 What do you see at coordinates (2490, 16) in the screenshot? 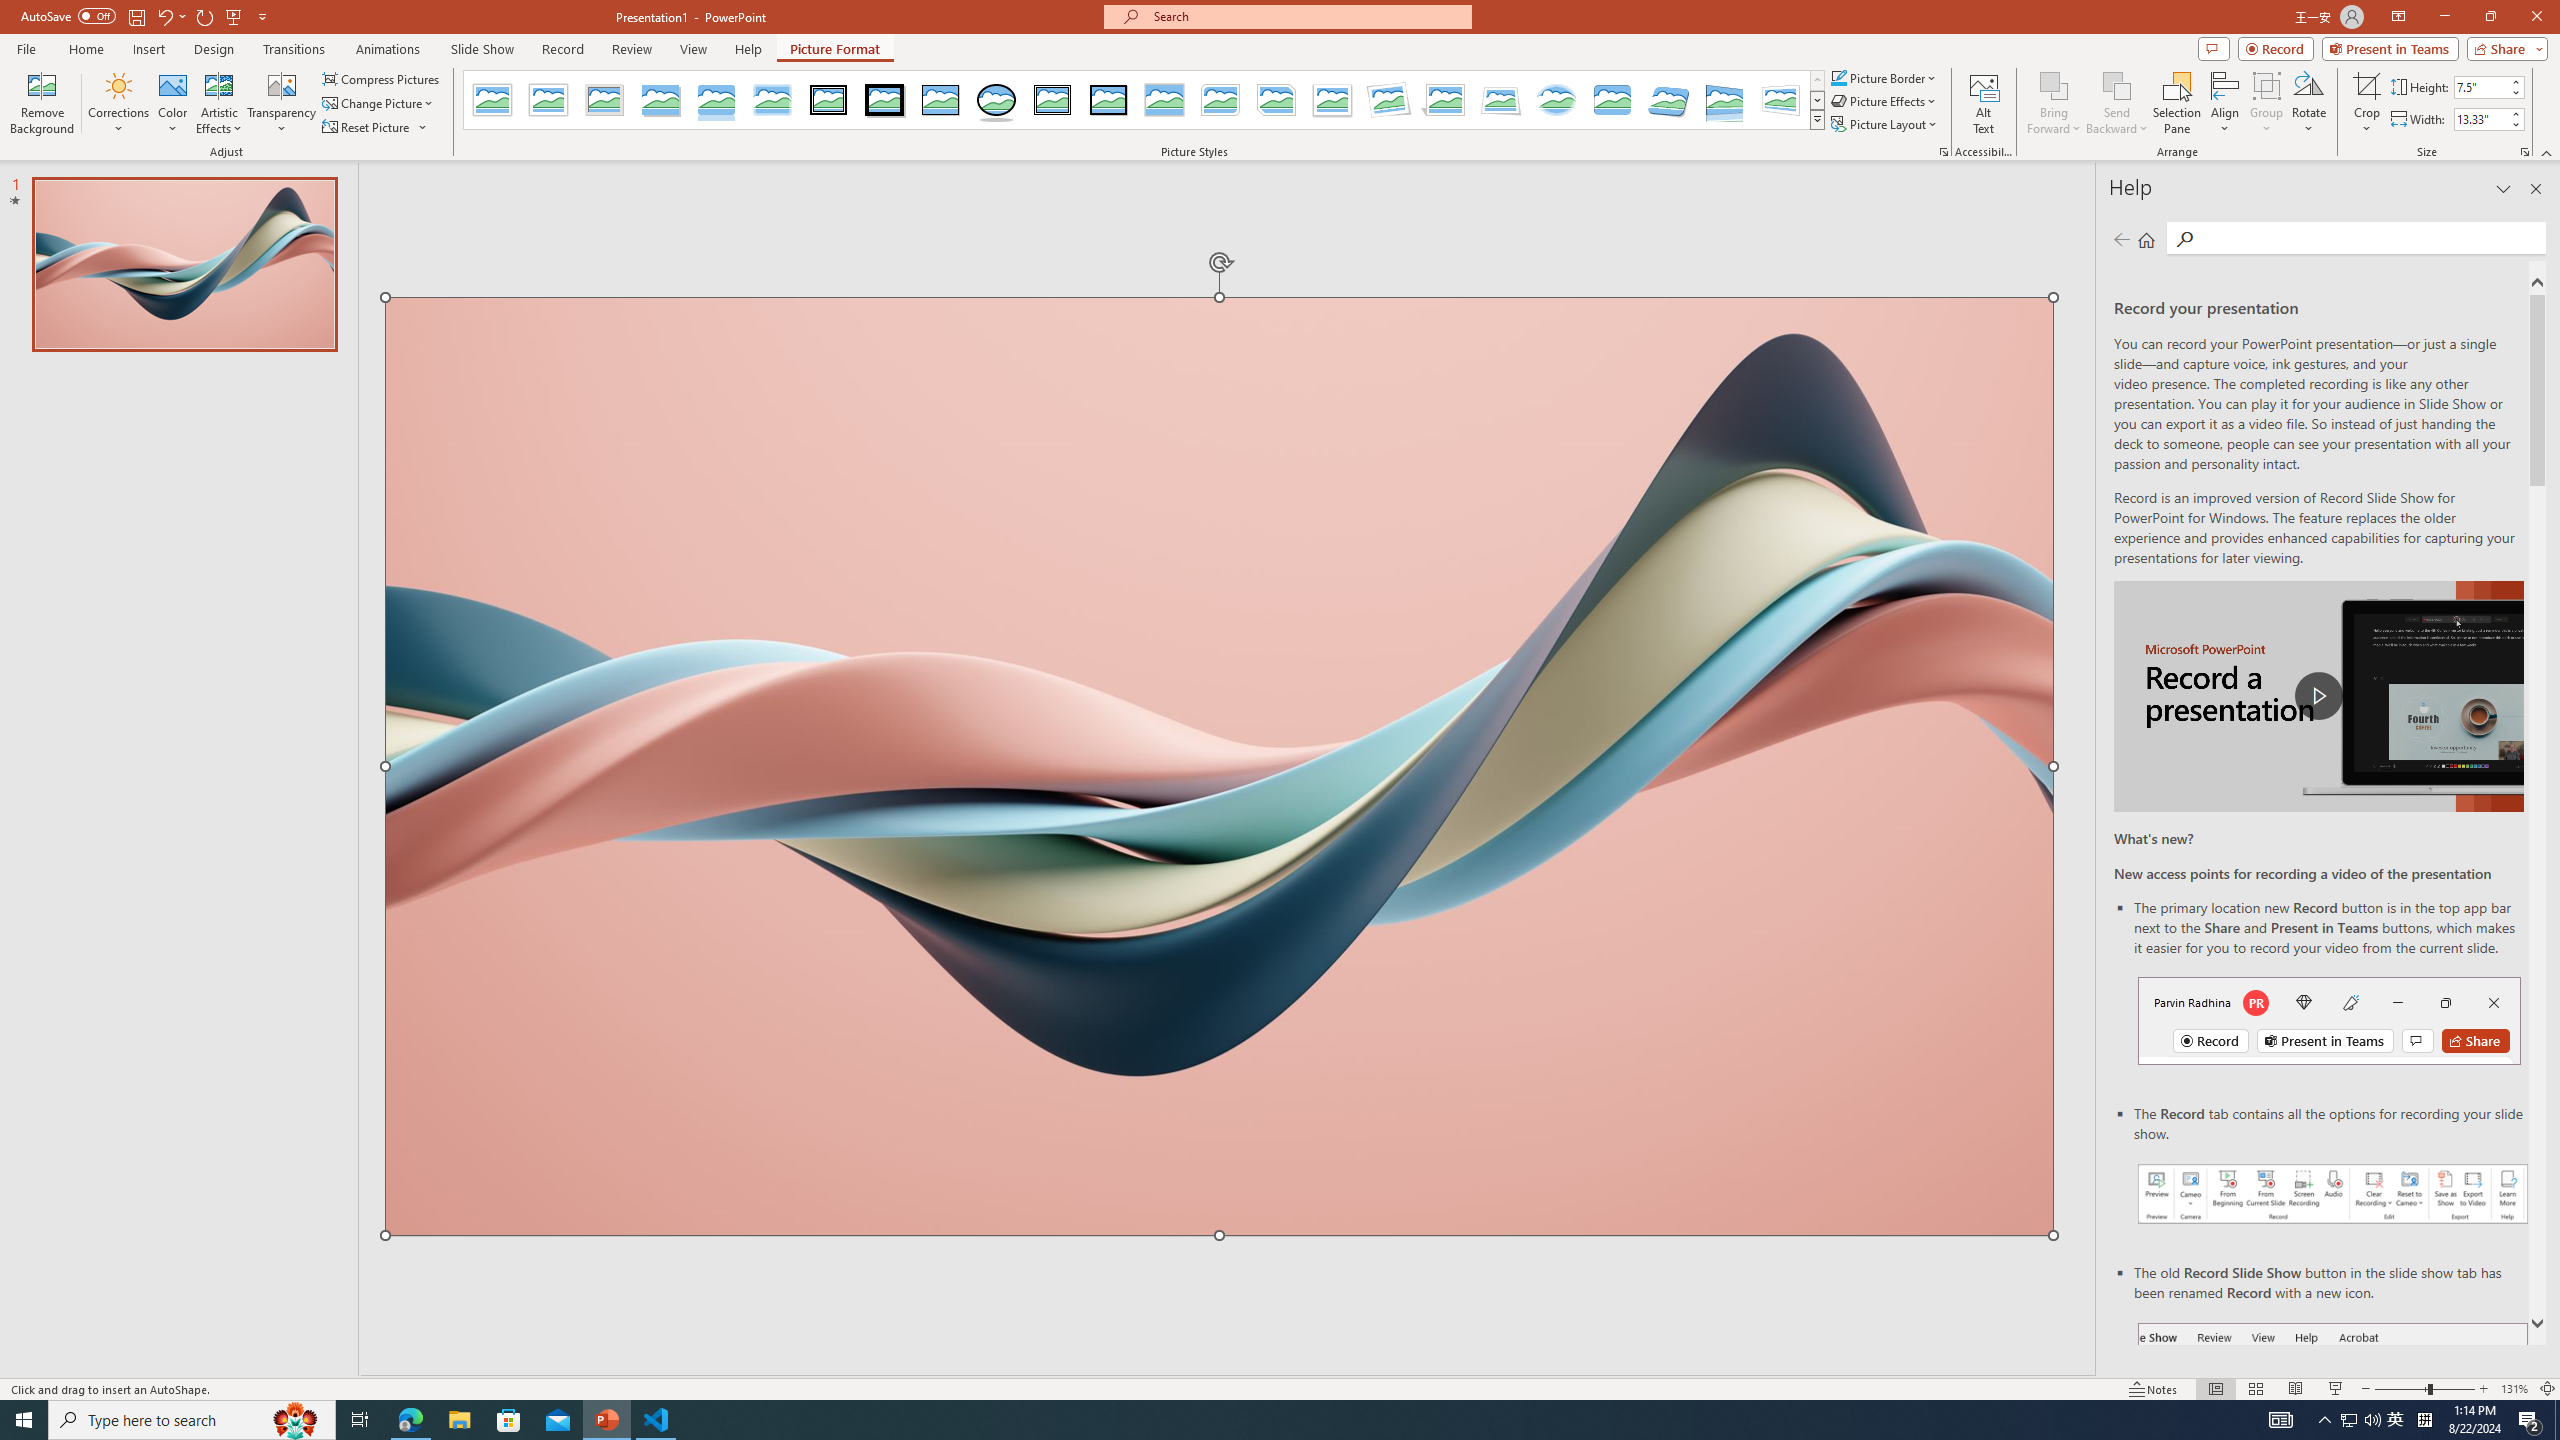
I see `'Restore Down'` at bounding box center [2490, 16].